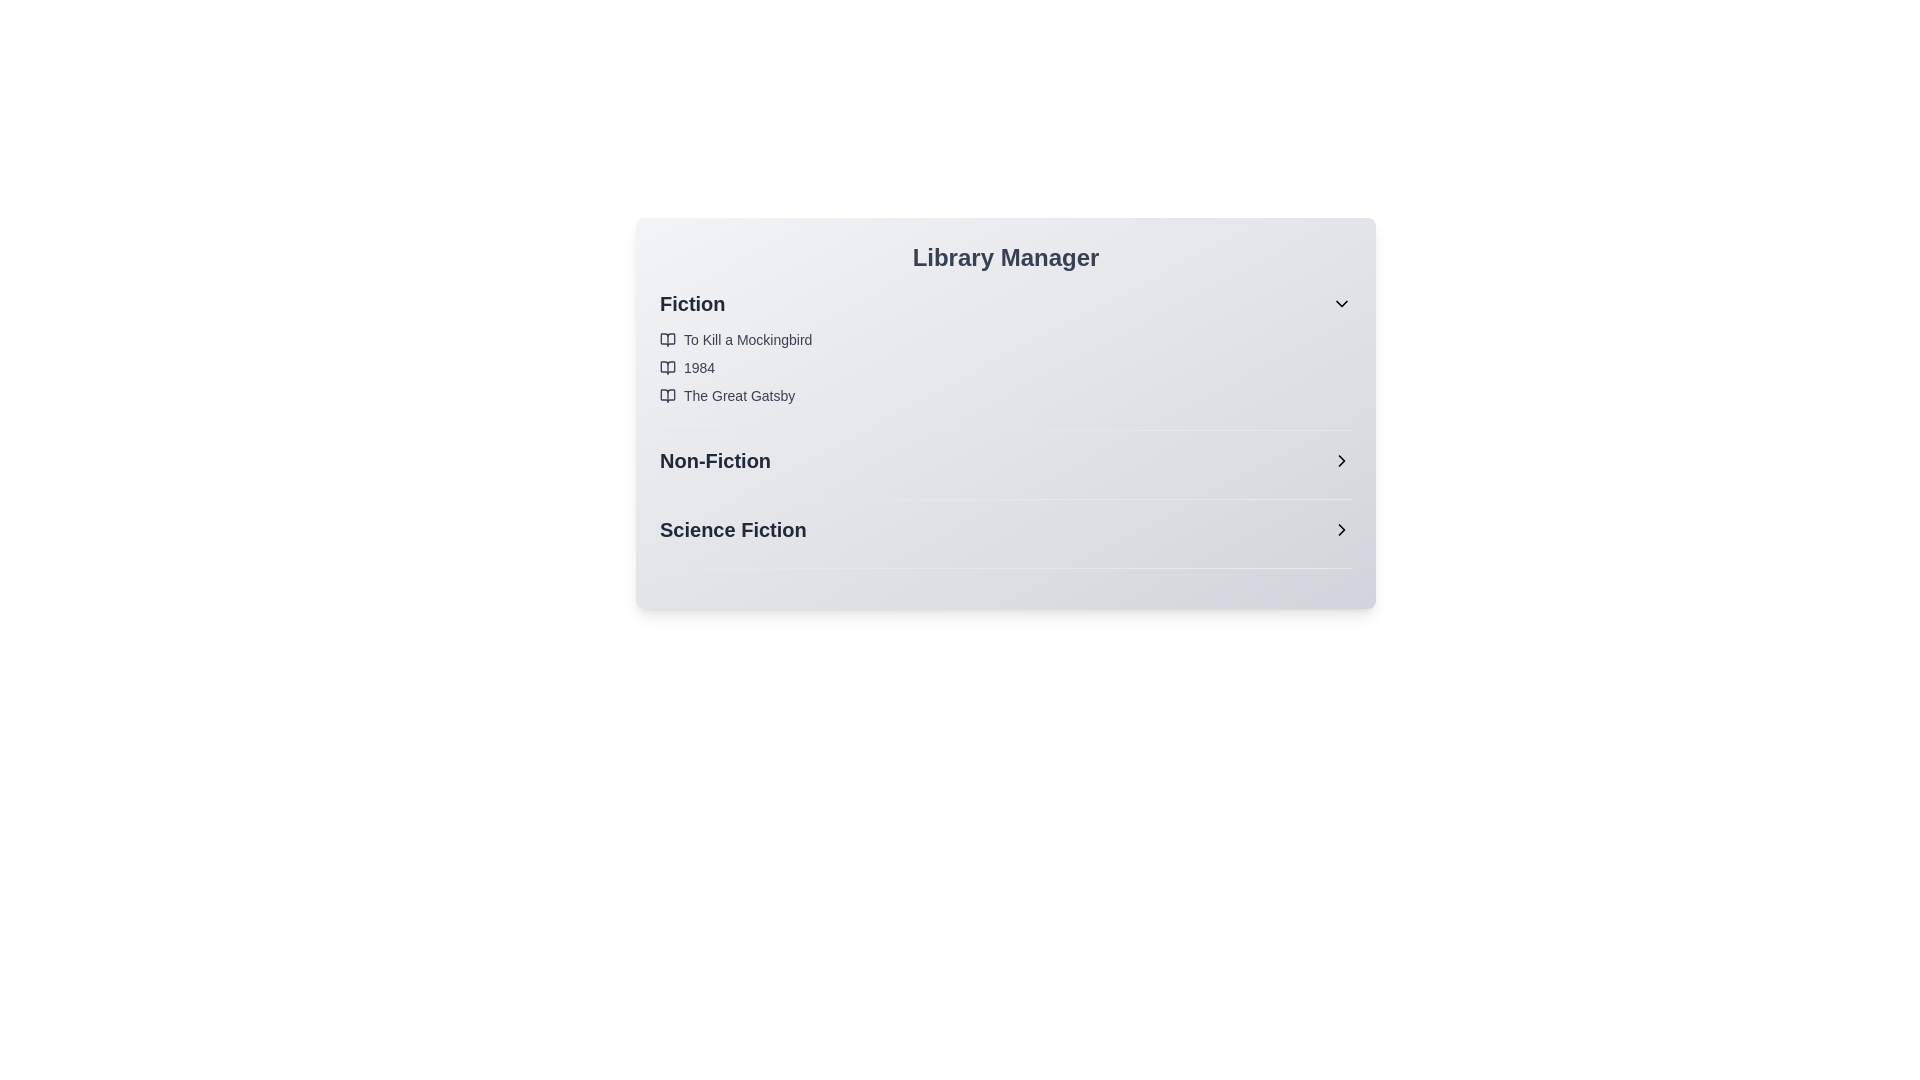  What do you see at coordinates (1006, 528) in the screenshot?
I see `the category Science Fiction to reveal its tooltip` at bounding box center [1006, 528].